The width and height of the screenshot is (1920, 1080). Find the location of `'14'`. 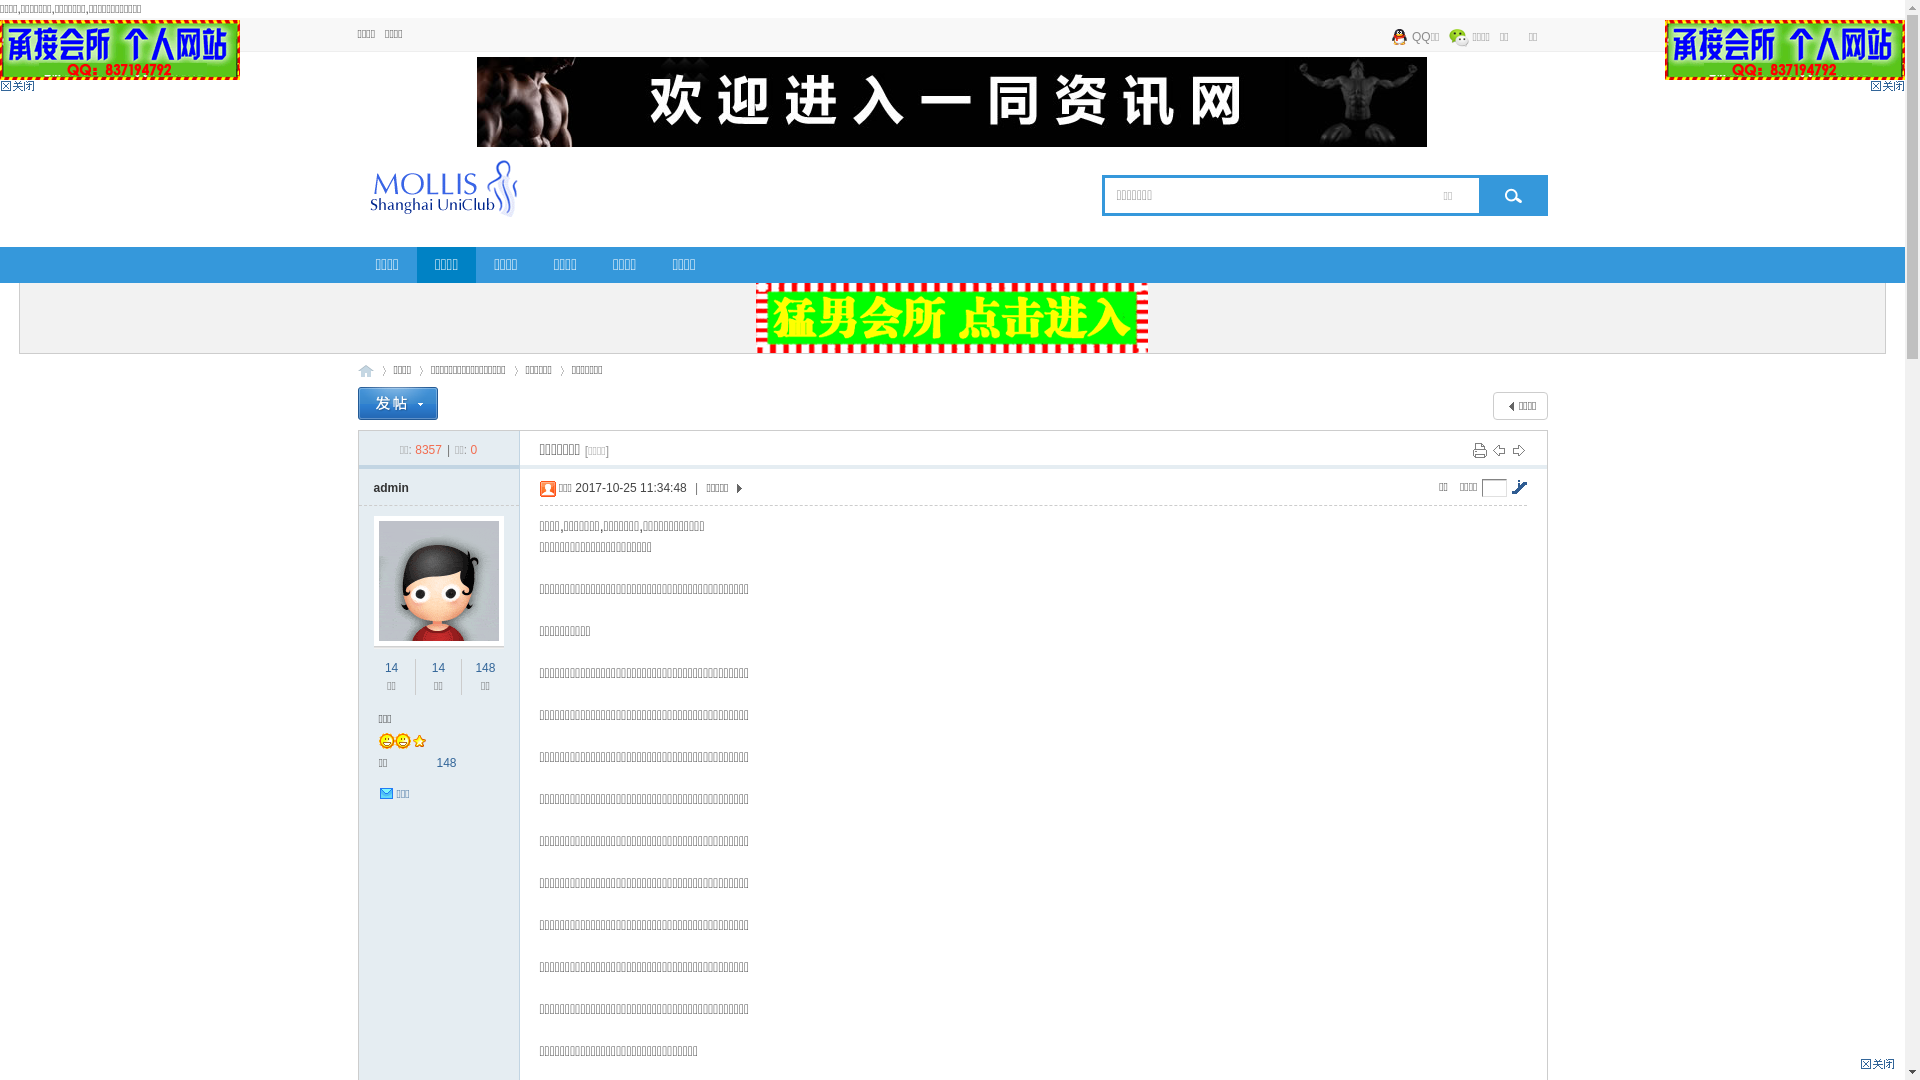

'14' is located at coordinates (391, 667).